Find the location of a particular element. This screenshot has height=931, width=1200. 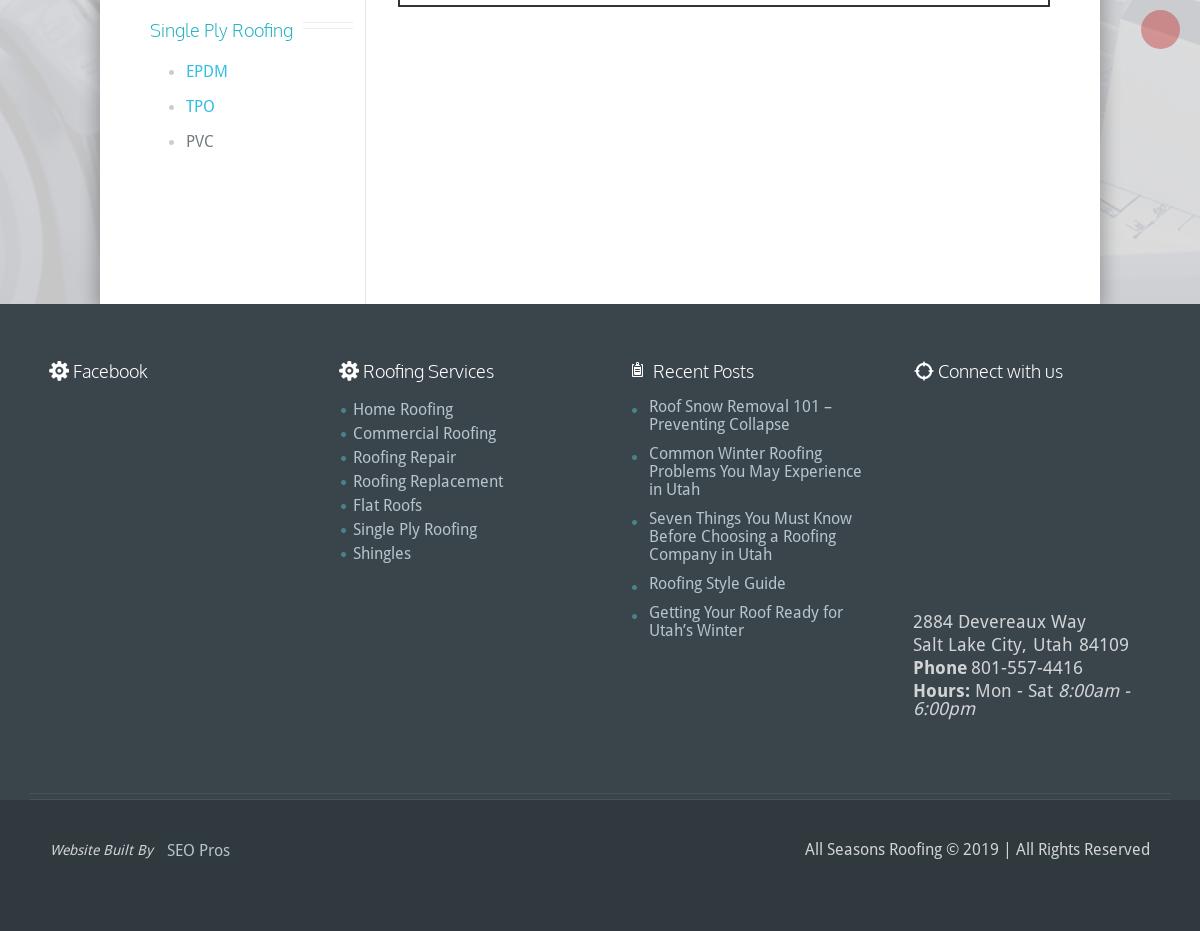

'Roofing Repair' is located at coordinates (353, 456).